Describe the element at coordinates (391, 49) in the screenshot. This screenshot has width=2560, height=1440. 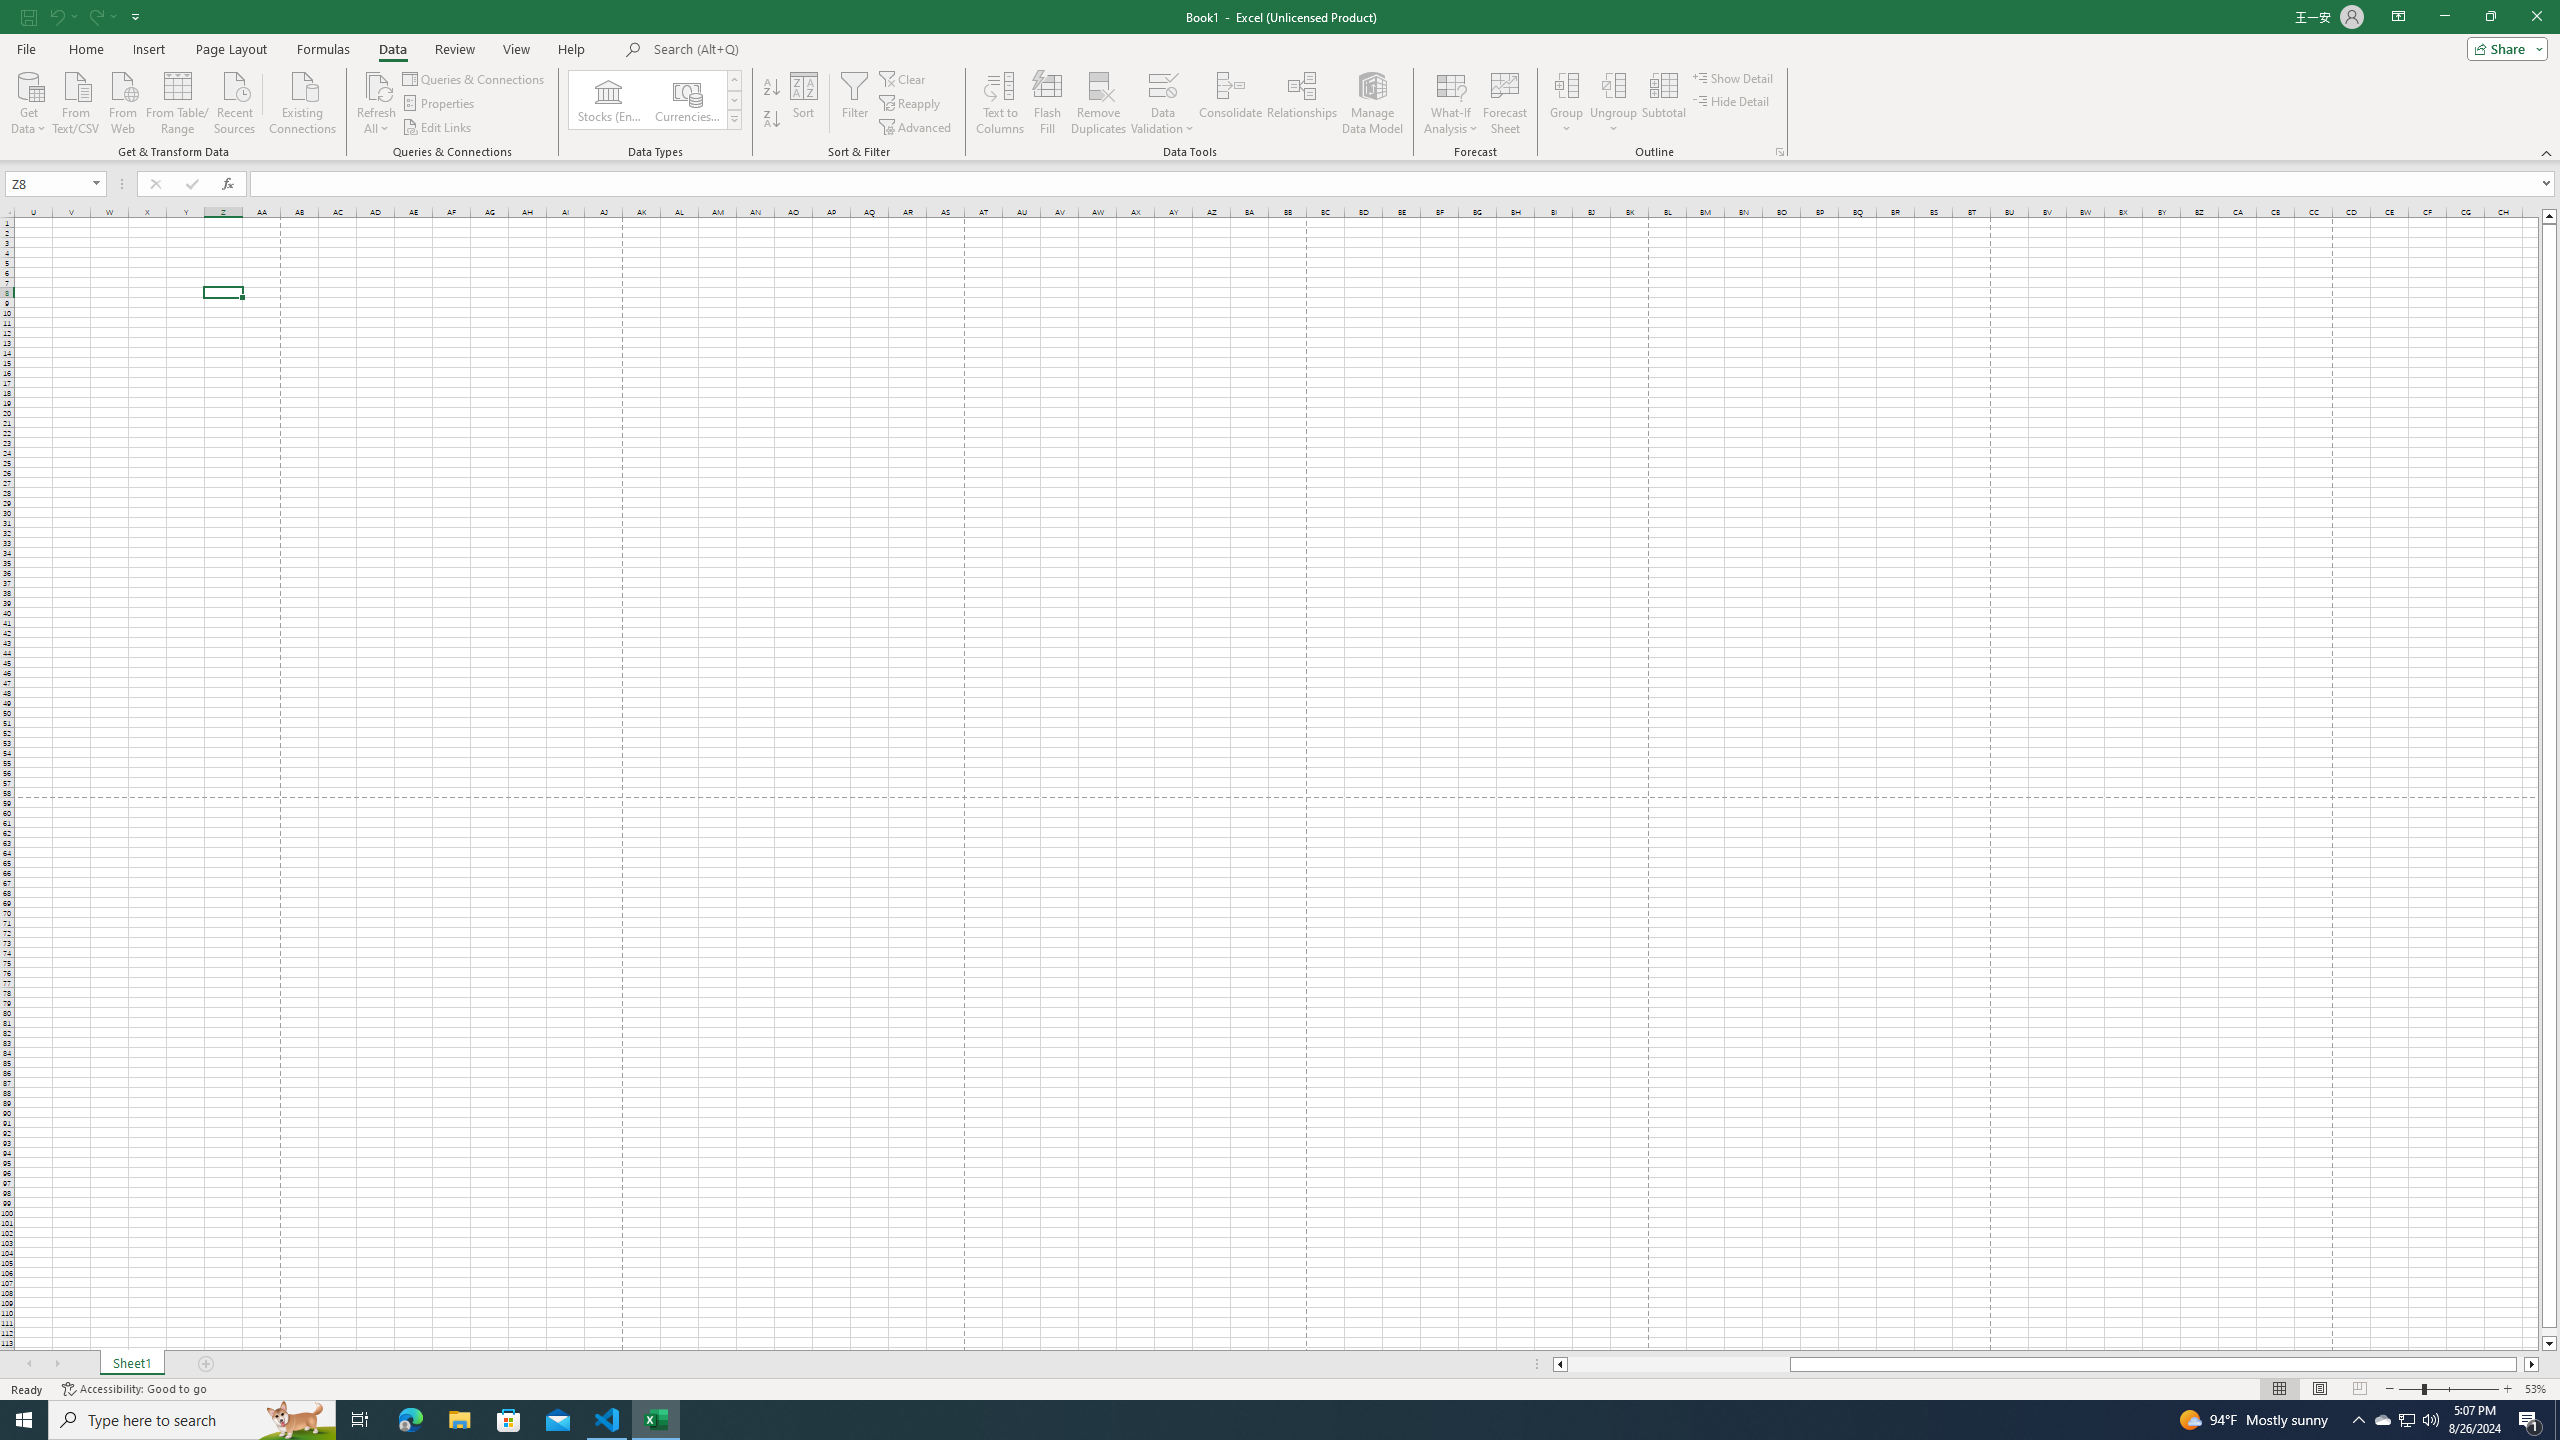
I see `'Data'` at that location.